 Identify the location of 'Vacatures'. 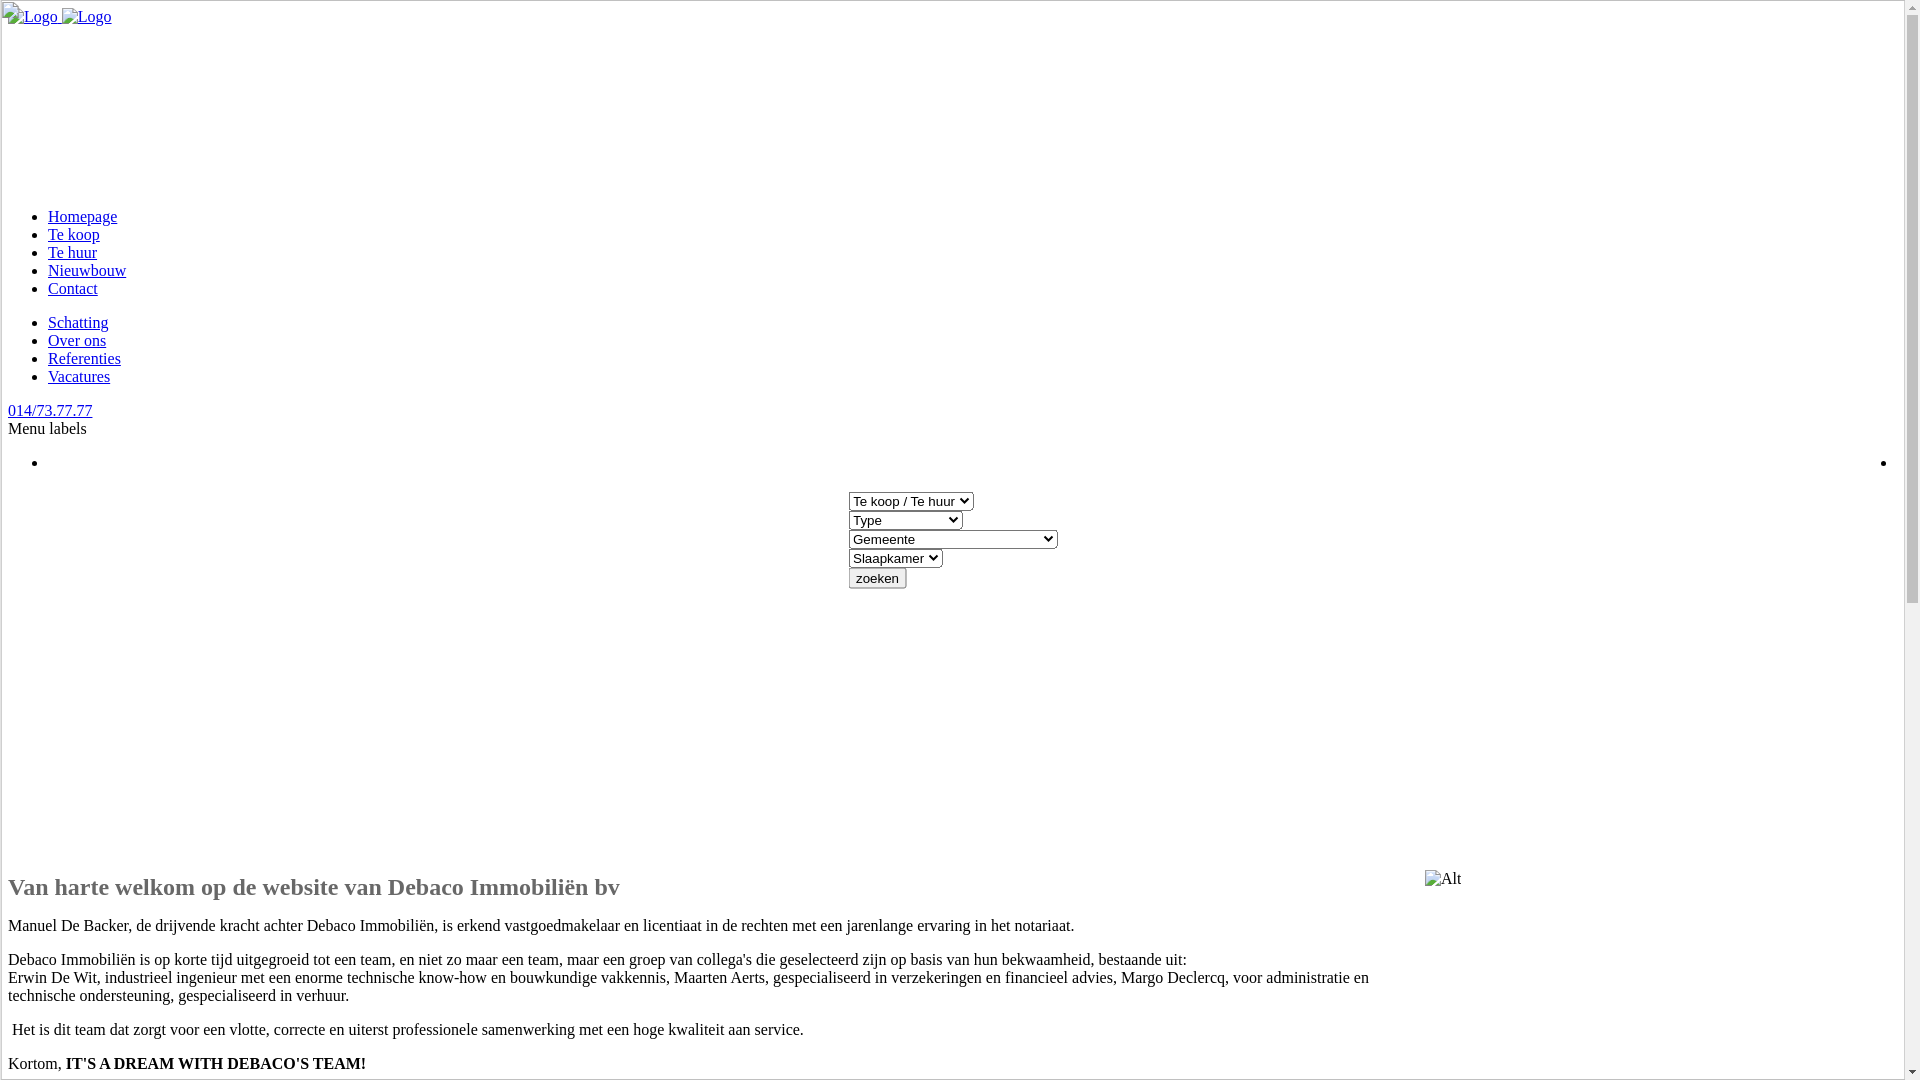
(78, 376).